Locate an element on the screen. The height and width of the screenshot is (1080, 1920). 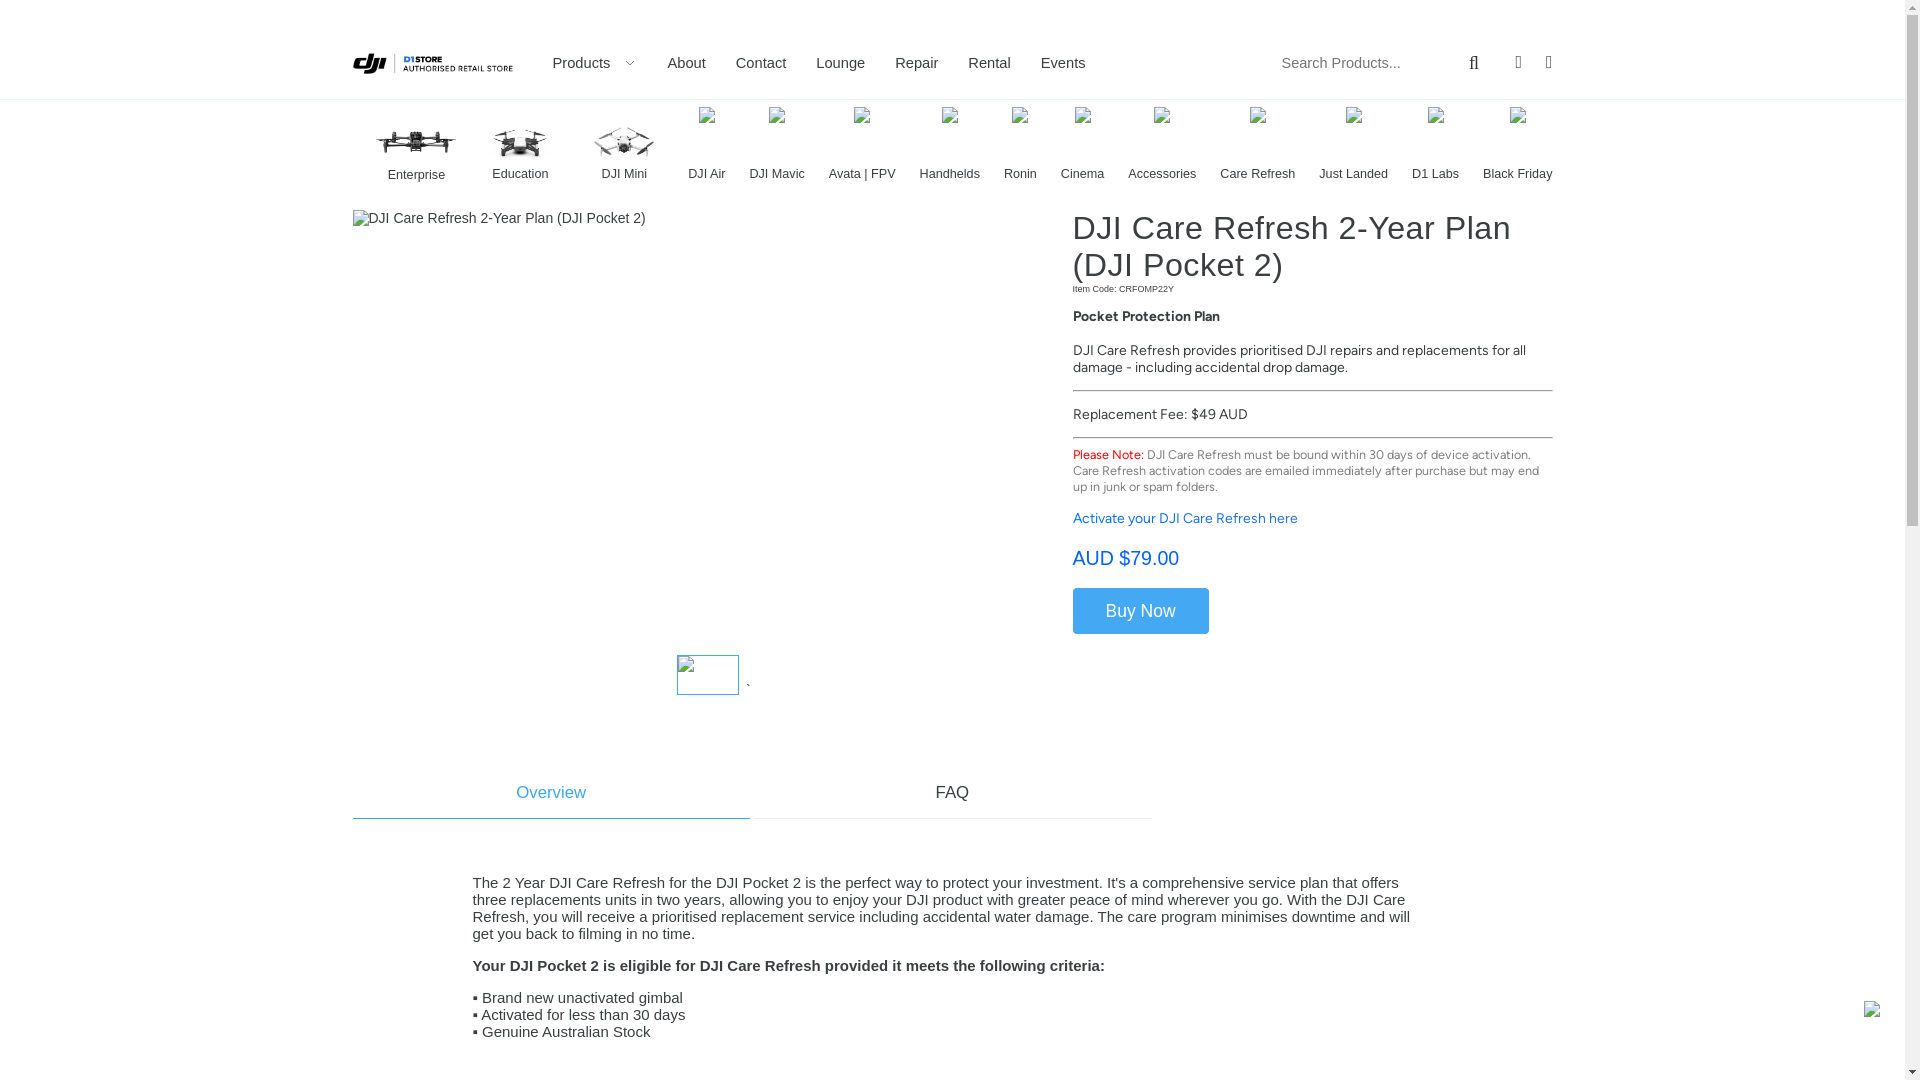
'DJI Air' is located at coordinates (706, 143).